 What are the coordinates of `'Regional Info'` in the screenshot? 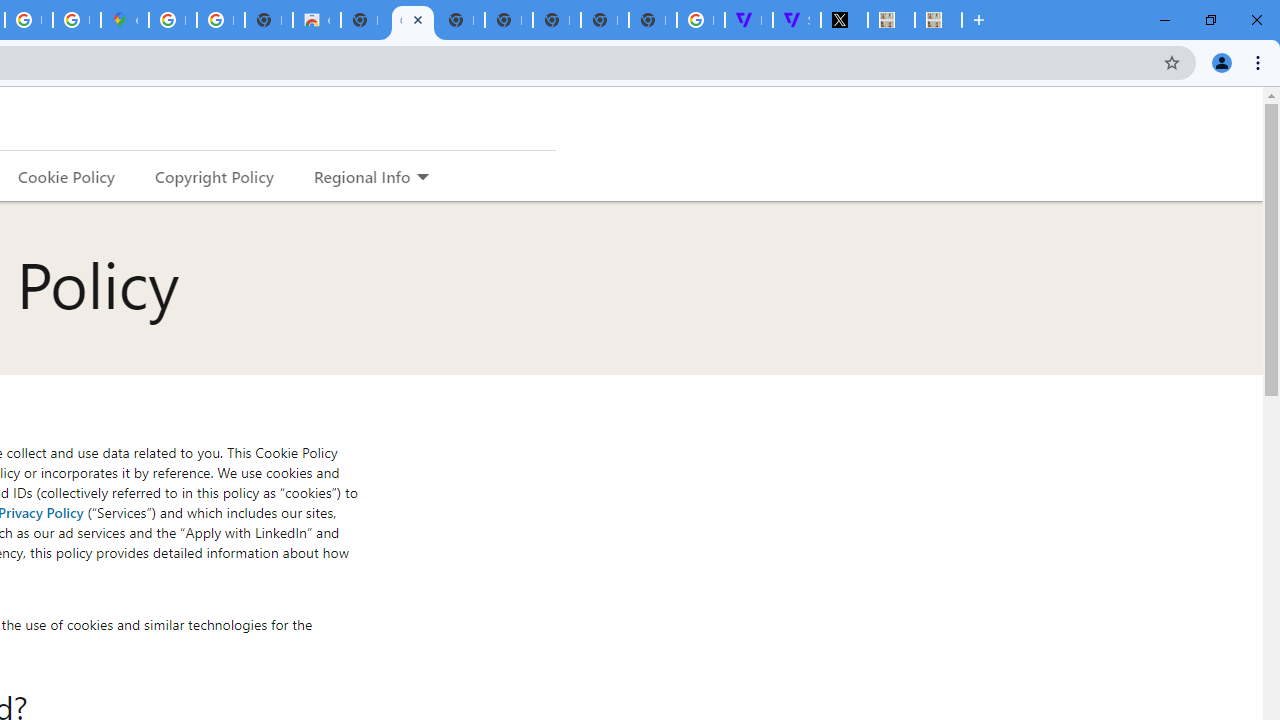 It's located at (362, 175).